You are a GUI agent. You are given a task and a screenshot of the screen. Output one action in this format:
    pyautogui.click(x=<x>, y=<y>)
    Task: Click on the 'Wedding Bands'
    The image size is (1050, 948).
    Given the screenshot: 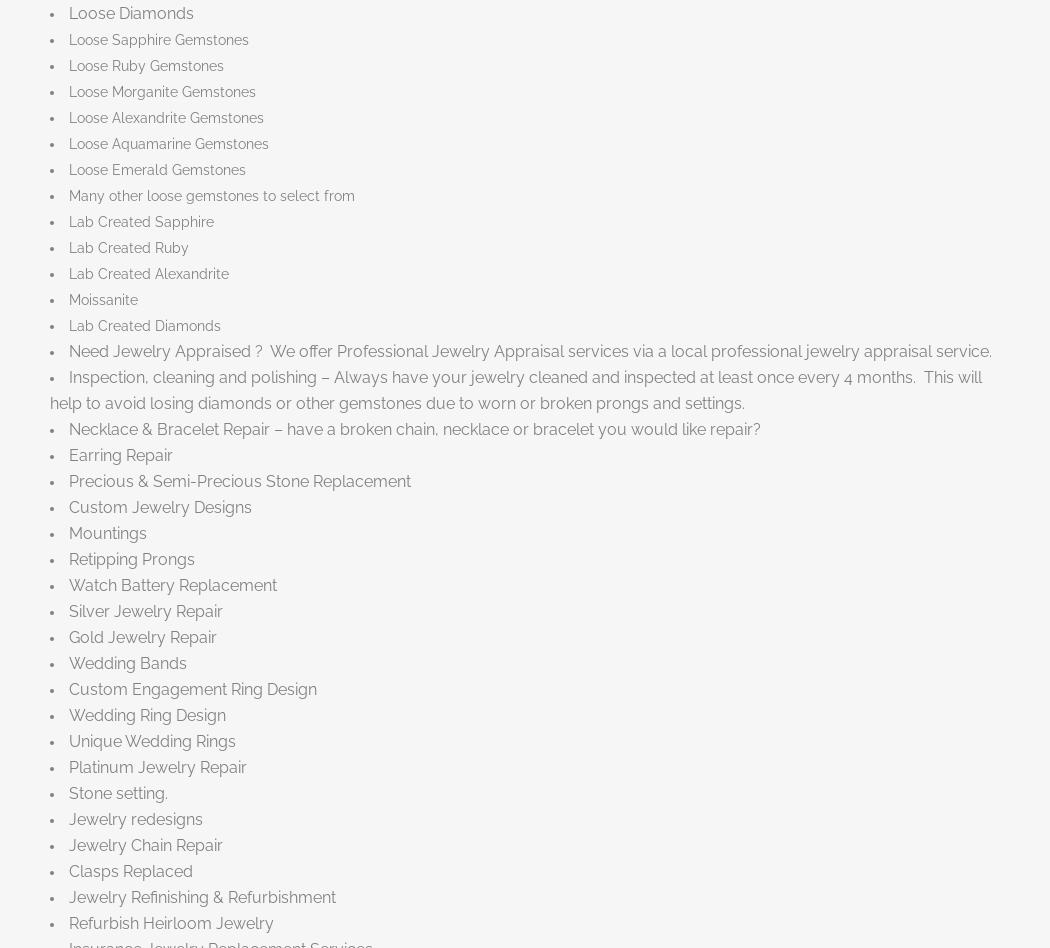 What is the action you would take?
    pyautogui.click(x=126, y=661)
    